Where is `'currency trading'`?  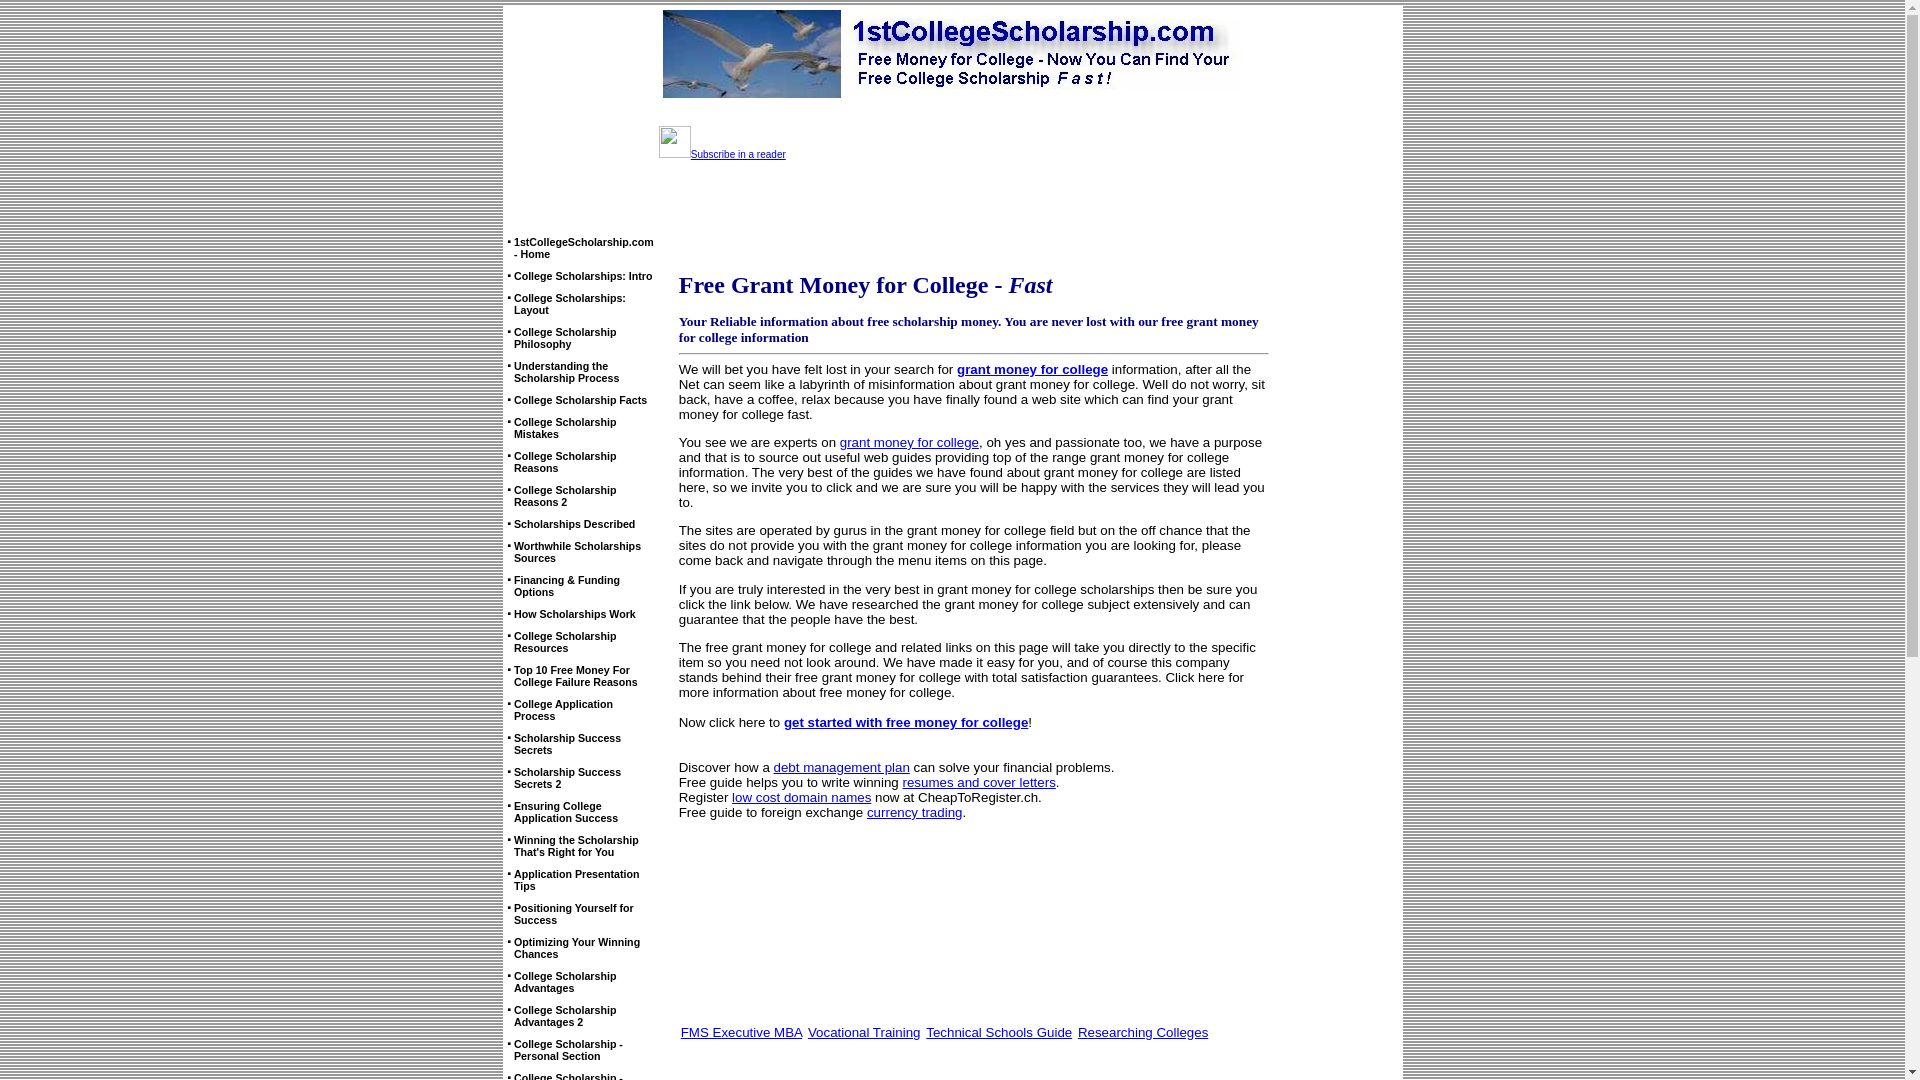 'currency trading' is located at coordinates (867, 812).